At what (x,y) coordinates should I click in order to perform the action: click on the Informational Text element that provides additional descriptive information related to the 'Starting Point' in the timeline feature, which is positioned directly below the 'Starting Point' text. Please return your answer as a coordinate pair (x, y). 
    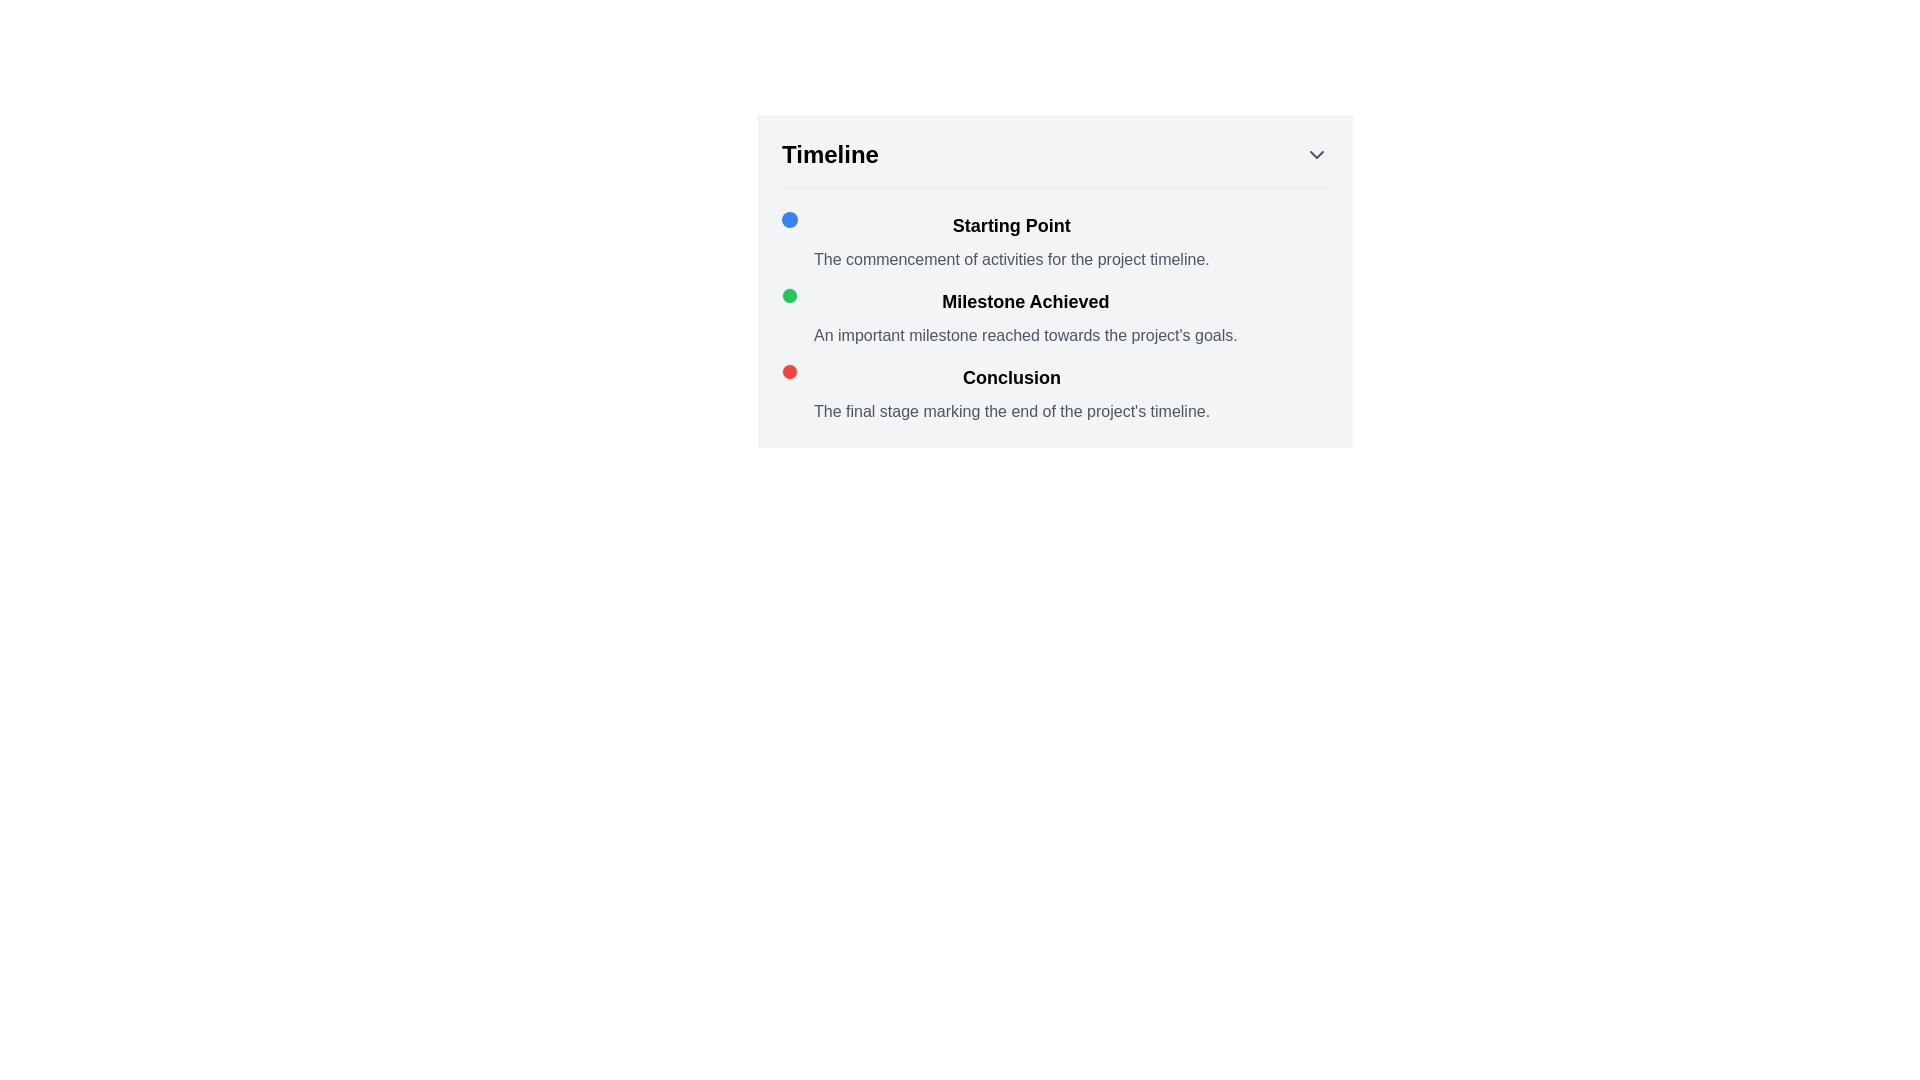
    Looking at the image, I should click on (1011, 258).